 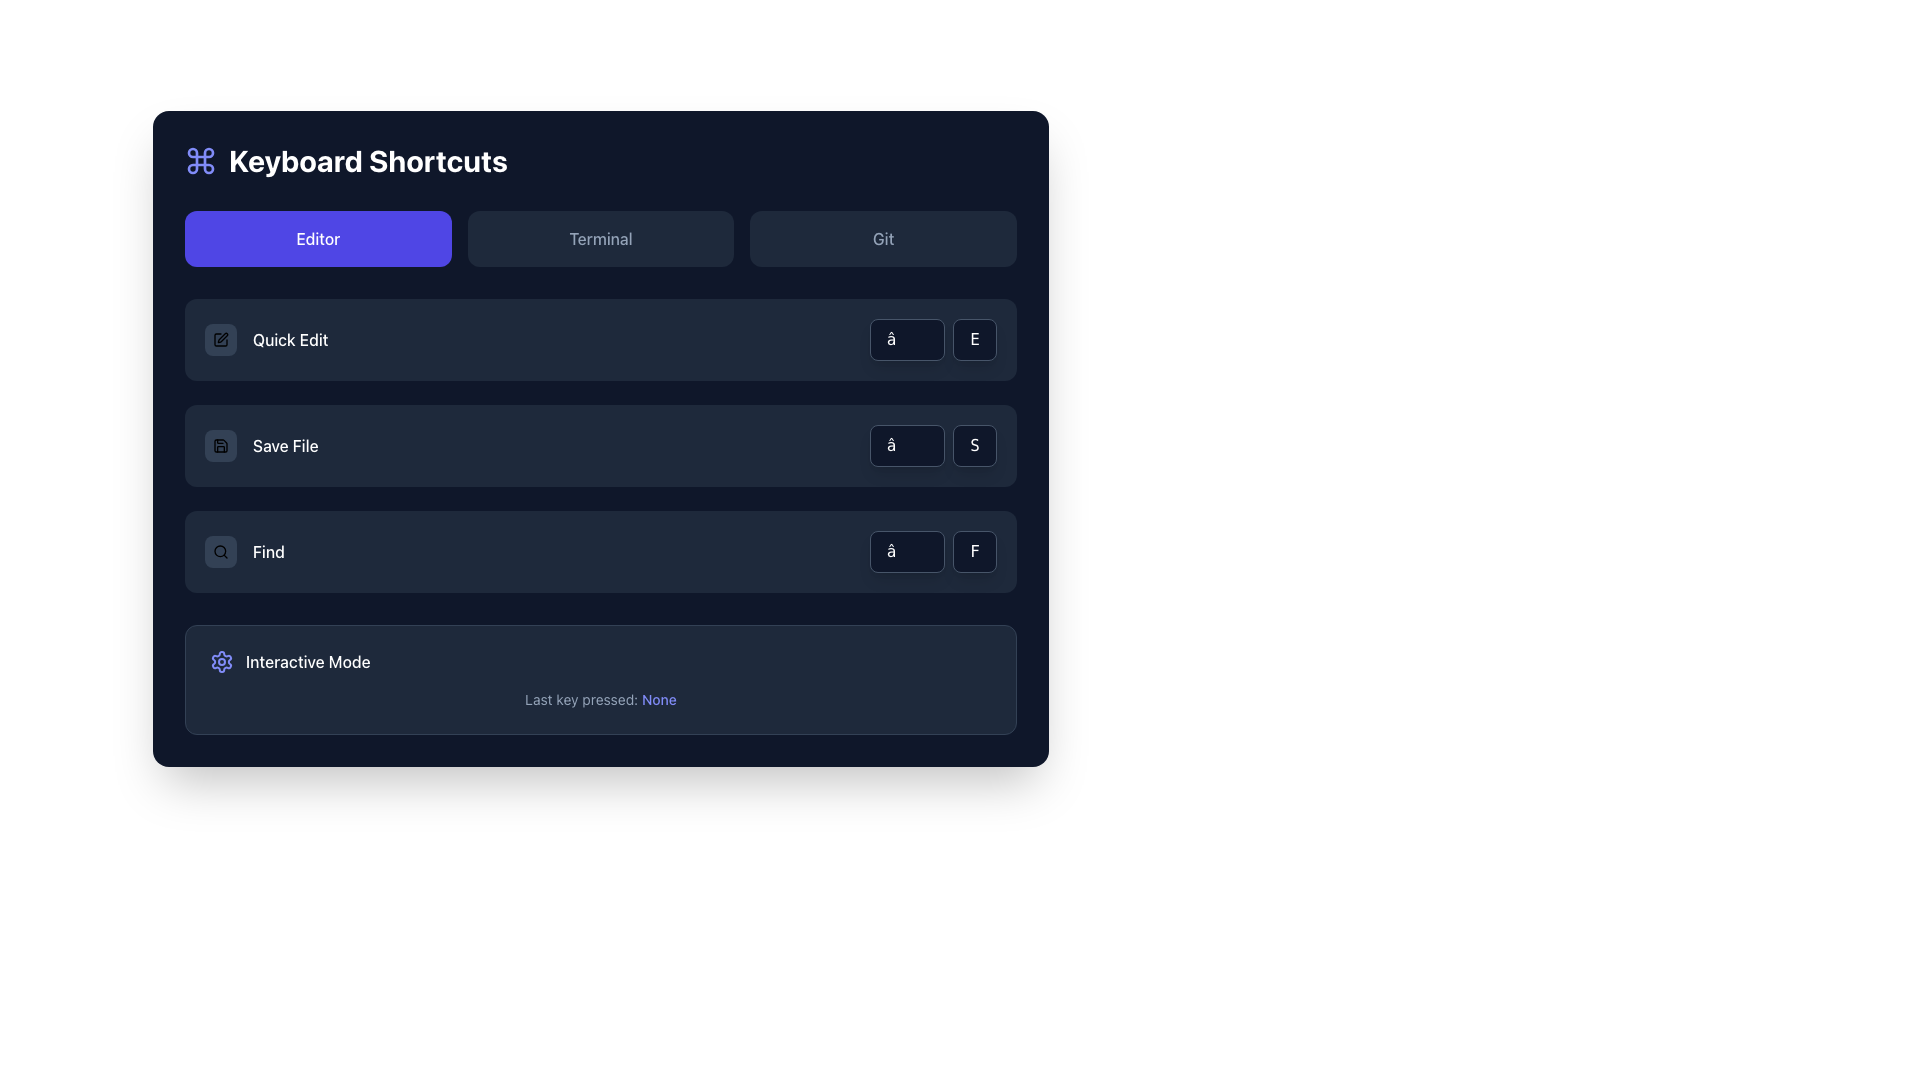 I want to click on the button displaying the keyboard shortcut key 'F', which is the second button in a horizontal group aligned to the right in the 'Keyboard Shortcuts' section, so click(x=975, y=551).